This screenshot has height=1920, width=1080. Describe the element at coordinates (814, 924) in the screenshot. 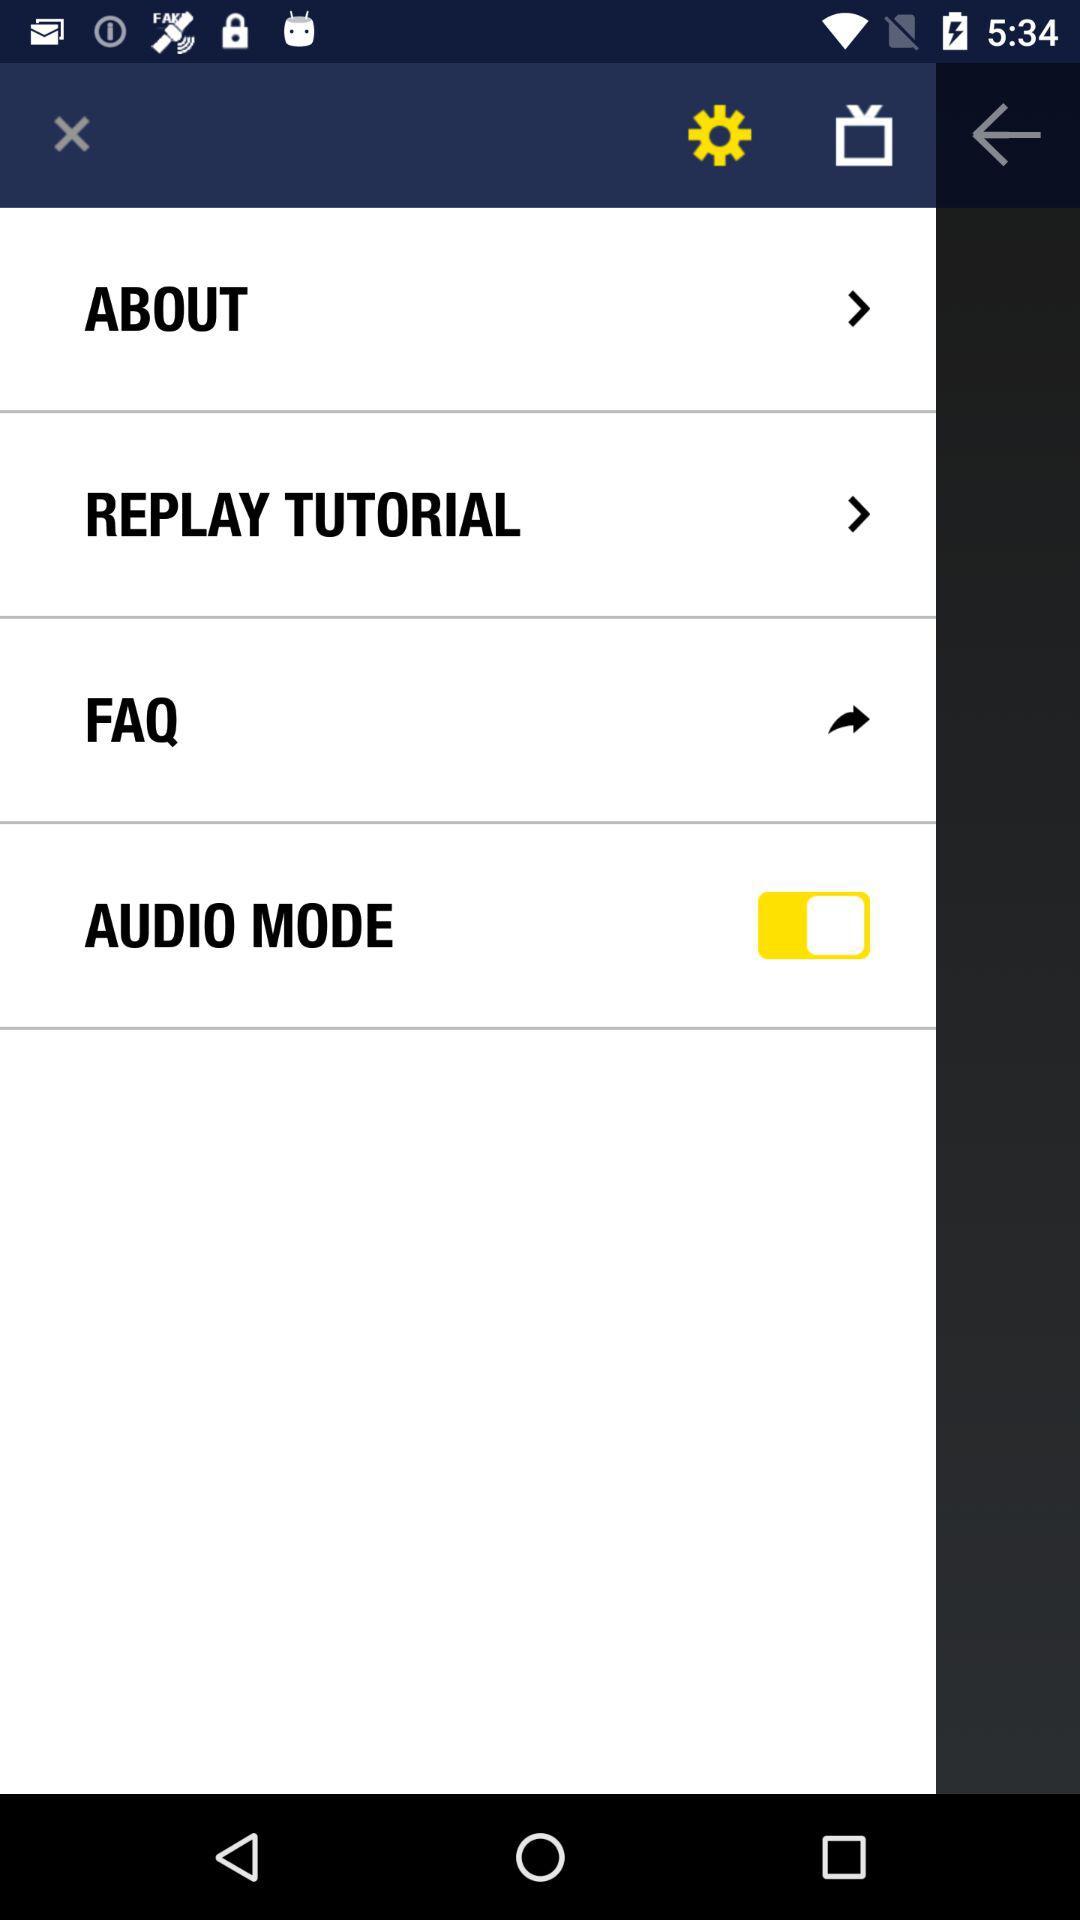

I see `item to the right of the audio mode app` at that location.